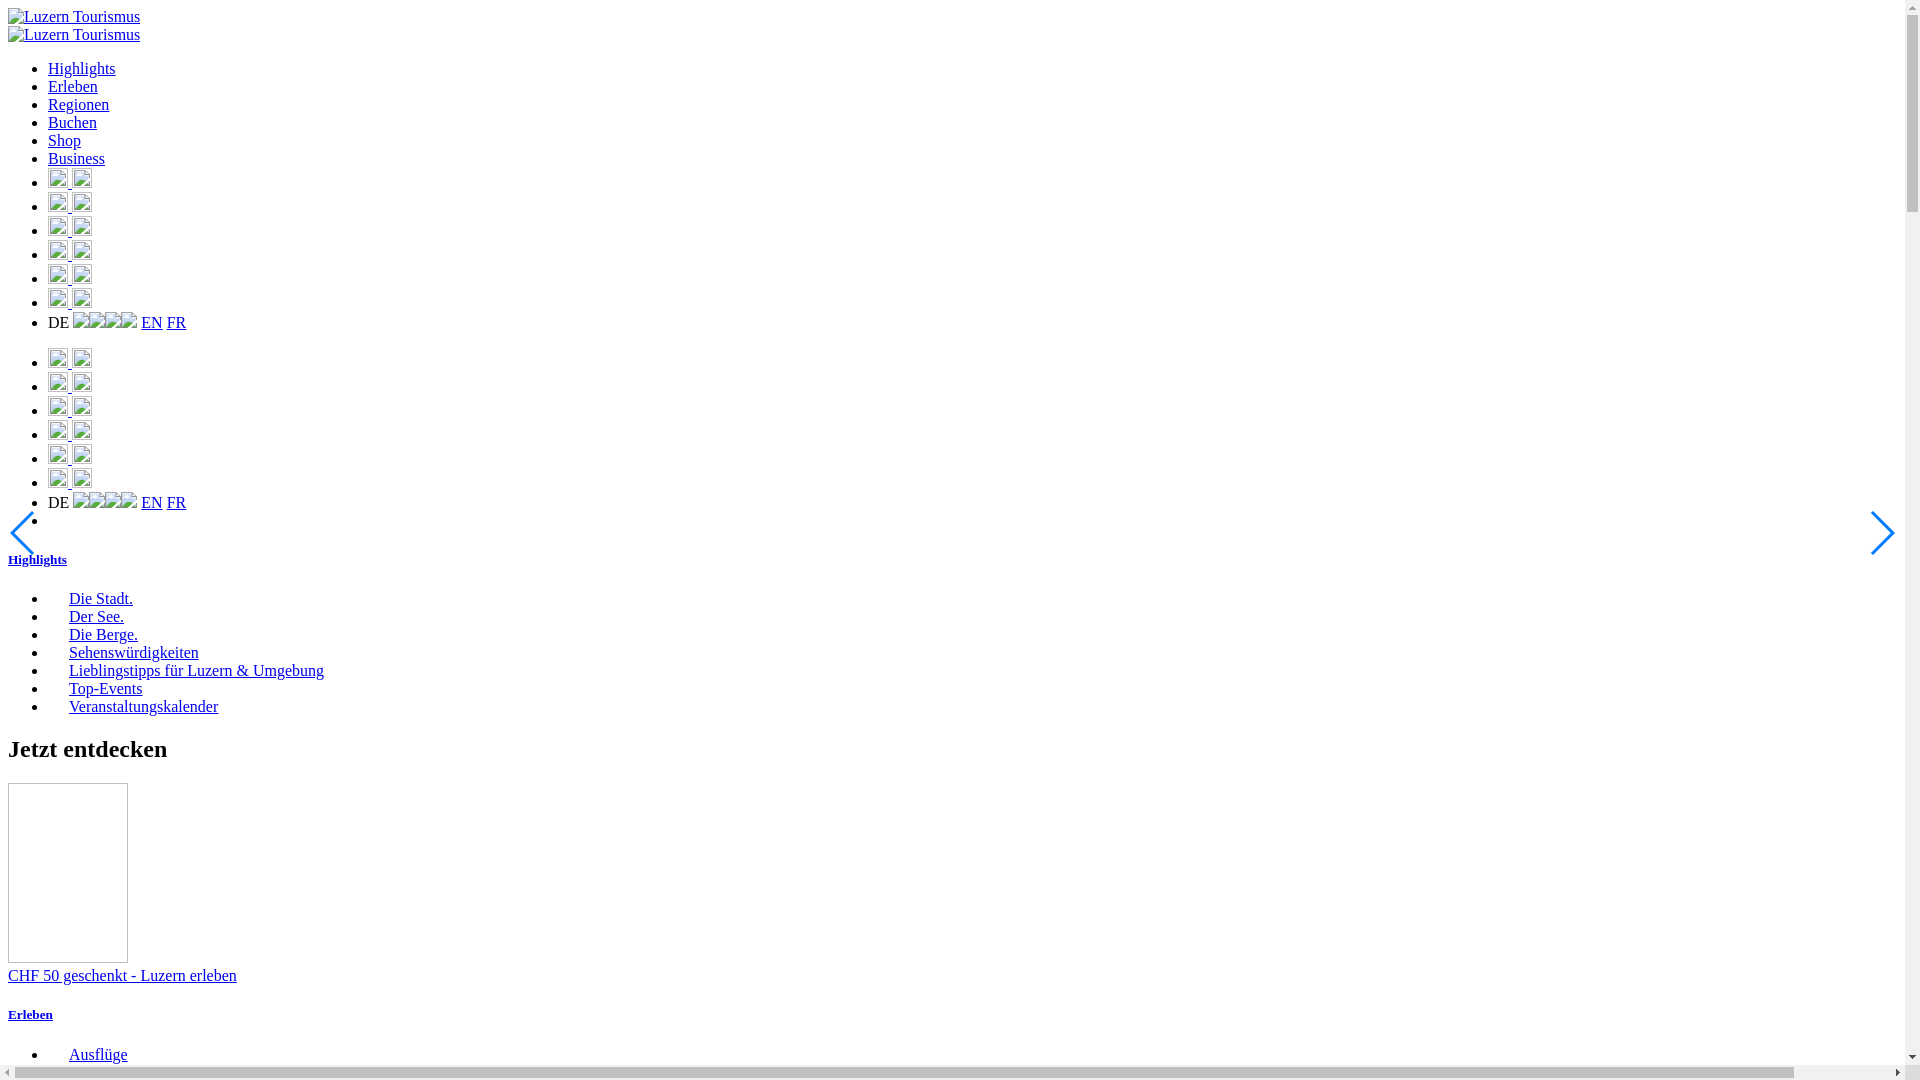 The height and width of the screenshot is (1080, 1920). I want to click on 'Erleben', so click(8, 1014).